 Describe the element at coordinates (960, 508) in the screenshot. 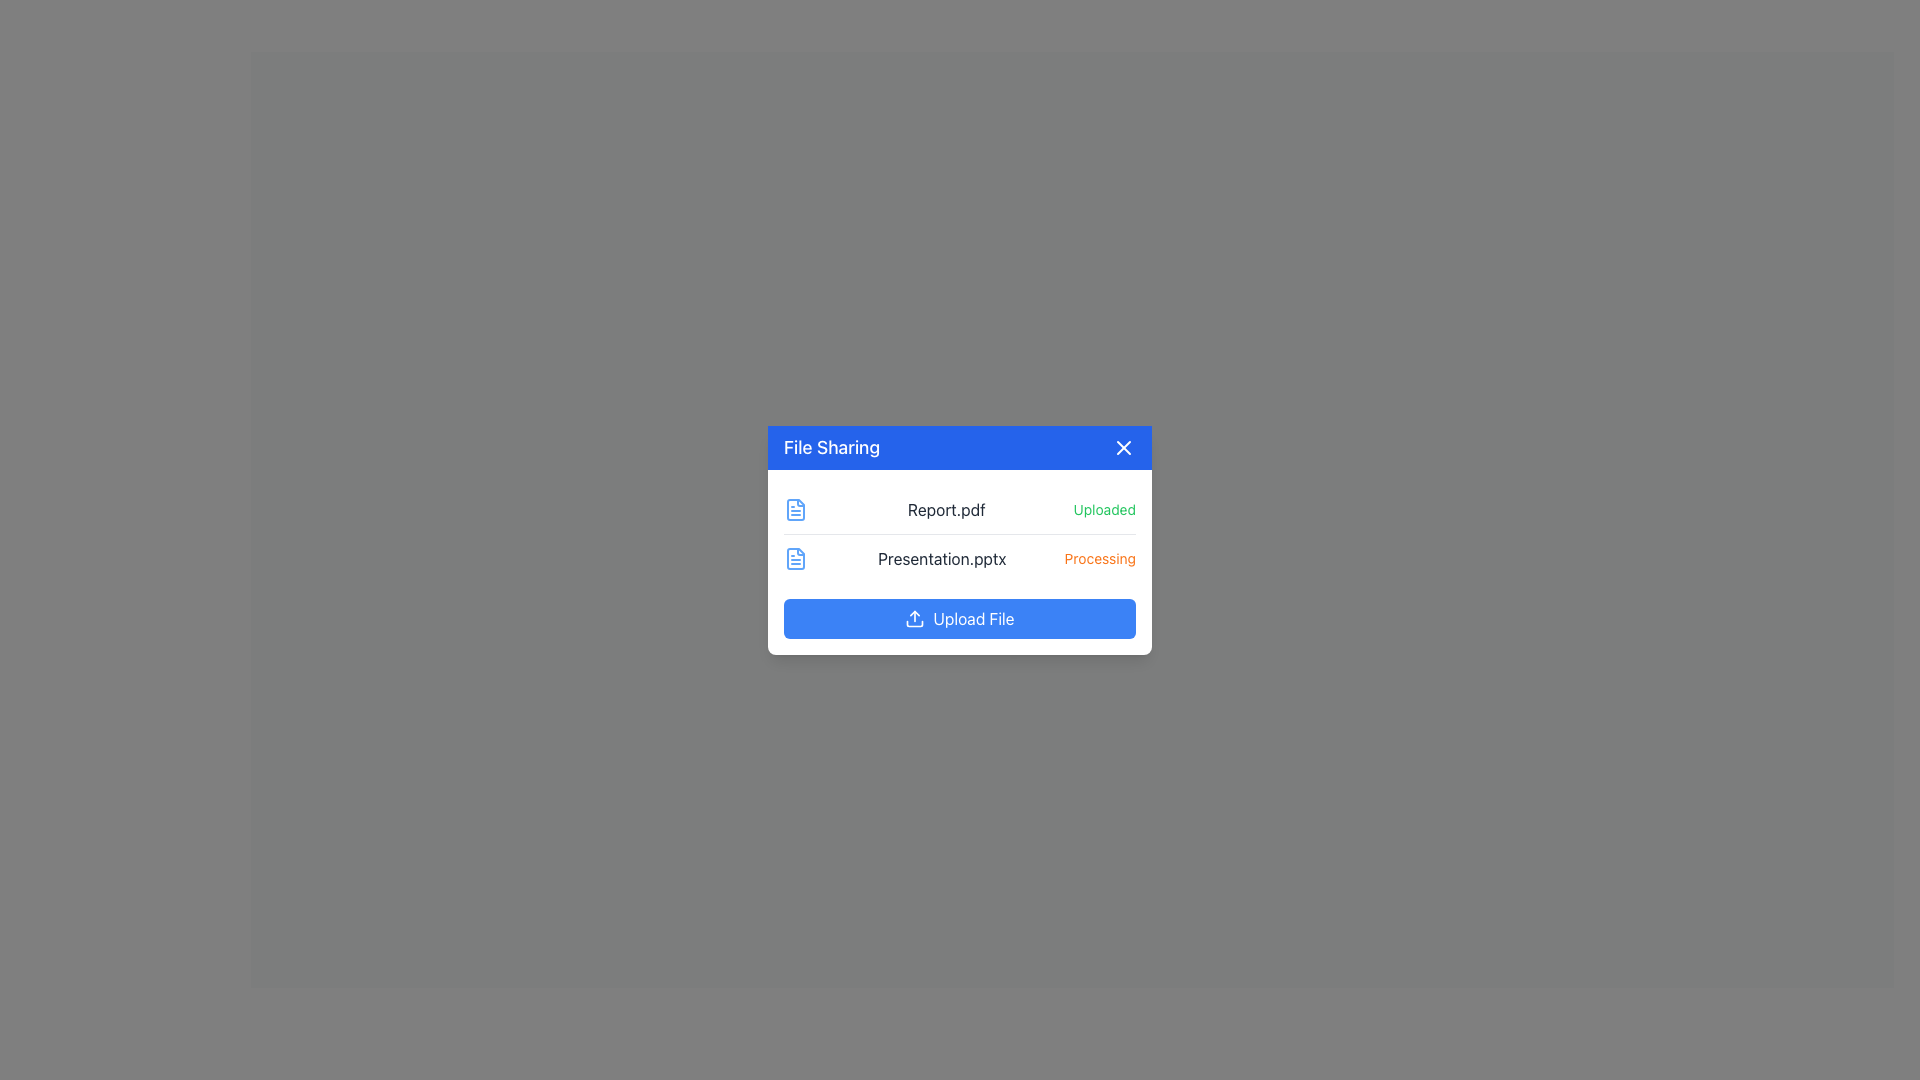

I see `file name 'Report.pdf' and its status 'Uploaded' from the first row of the file sharing list, which contains a blue file icon and is styled minimally` at that location.